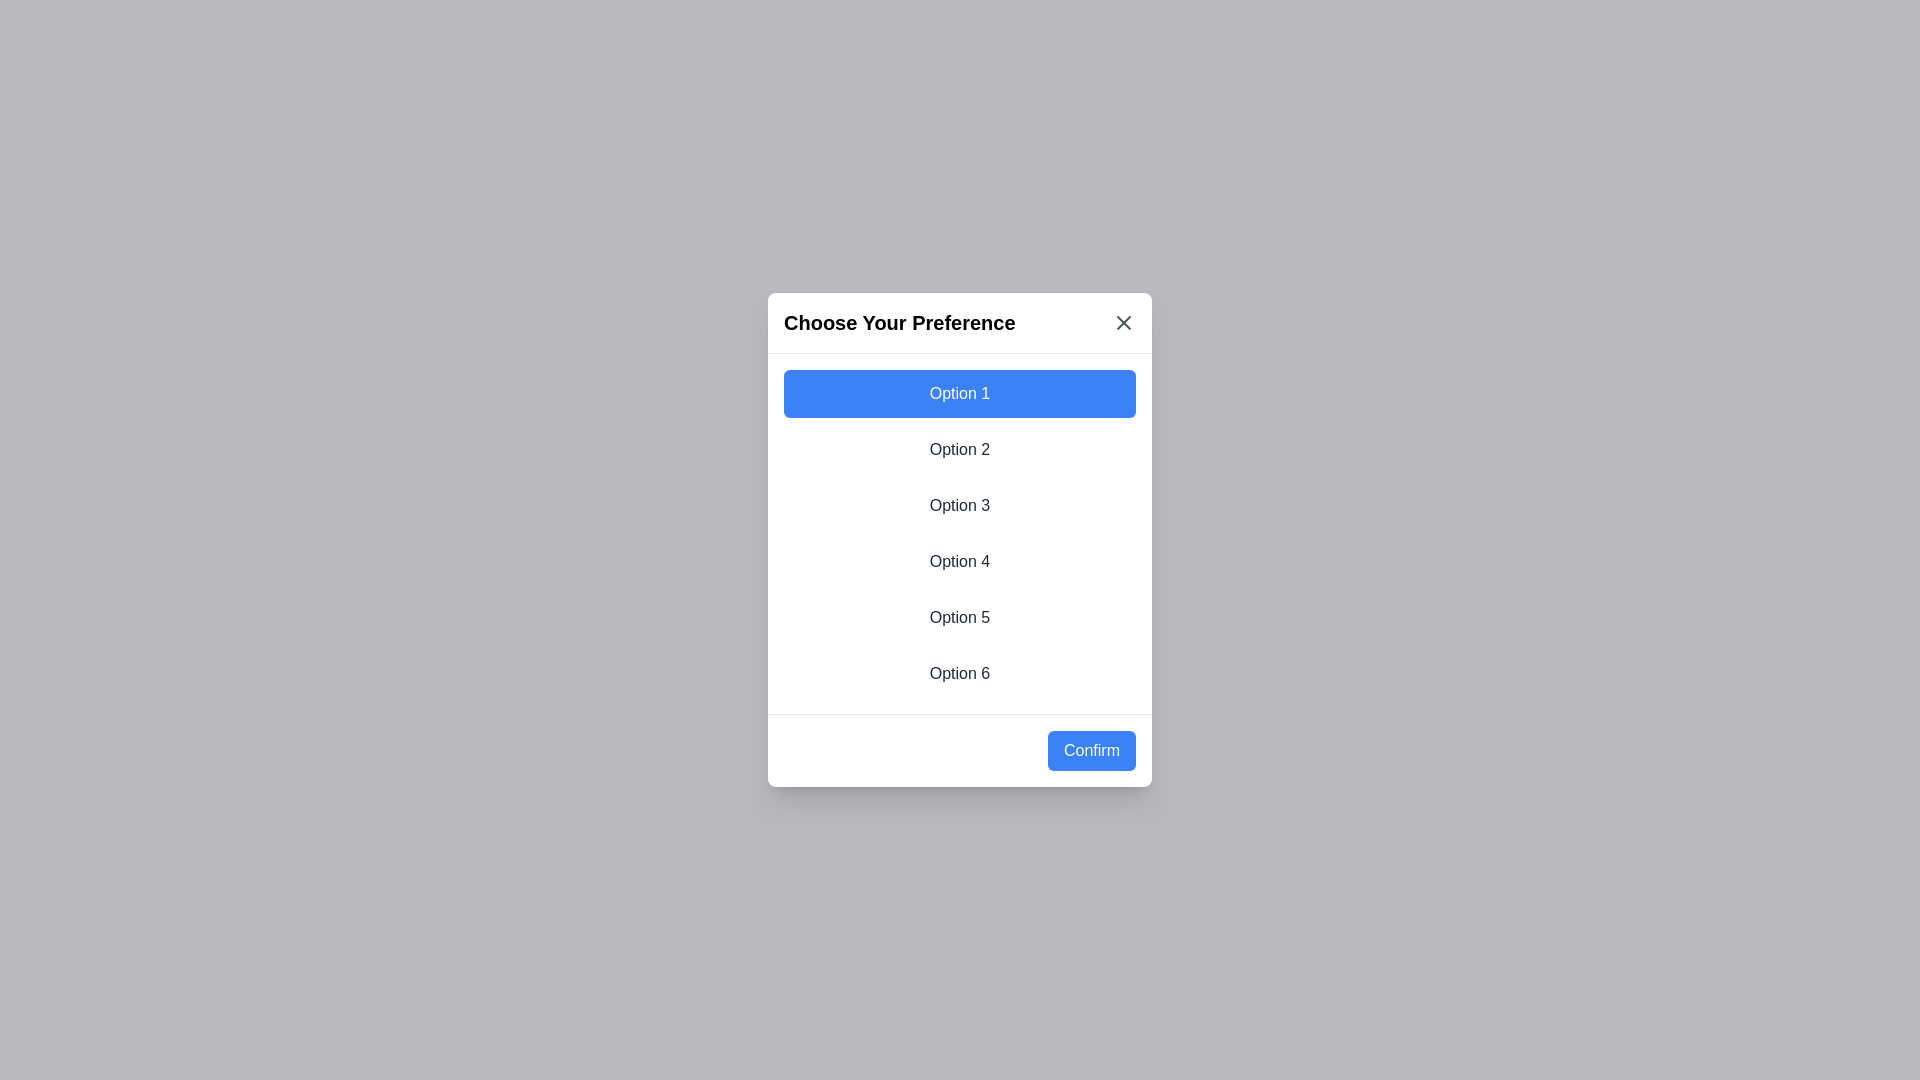 The height and width of the screenshot is (1080, 1920). Describe the element at coordinates (1090, 751) in the screenshot. I see `'Confirm' button to confirm the selected option` at that location.